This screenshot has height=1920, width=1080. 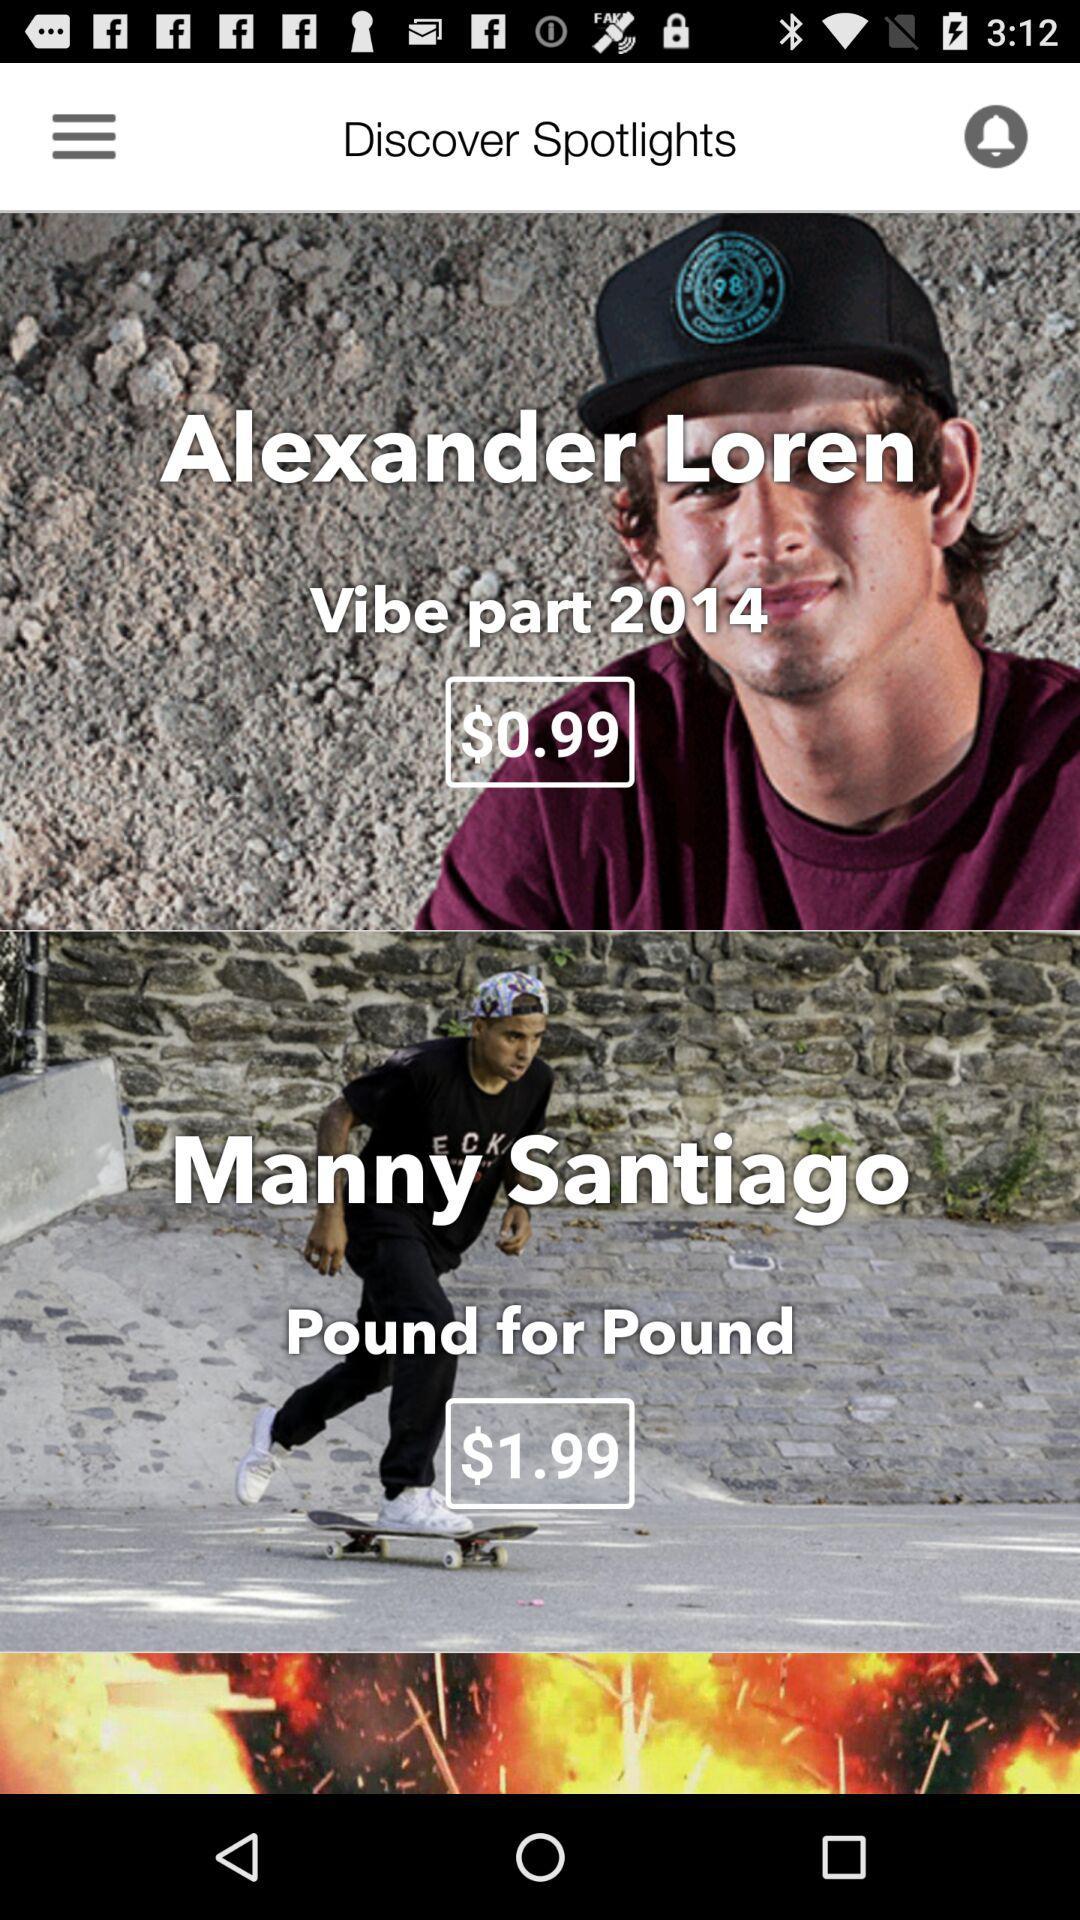 I want to click on the notifications icon, so click(x=995, y=145).